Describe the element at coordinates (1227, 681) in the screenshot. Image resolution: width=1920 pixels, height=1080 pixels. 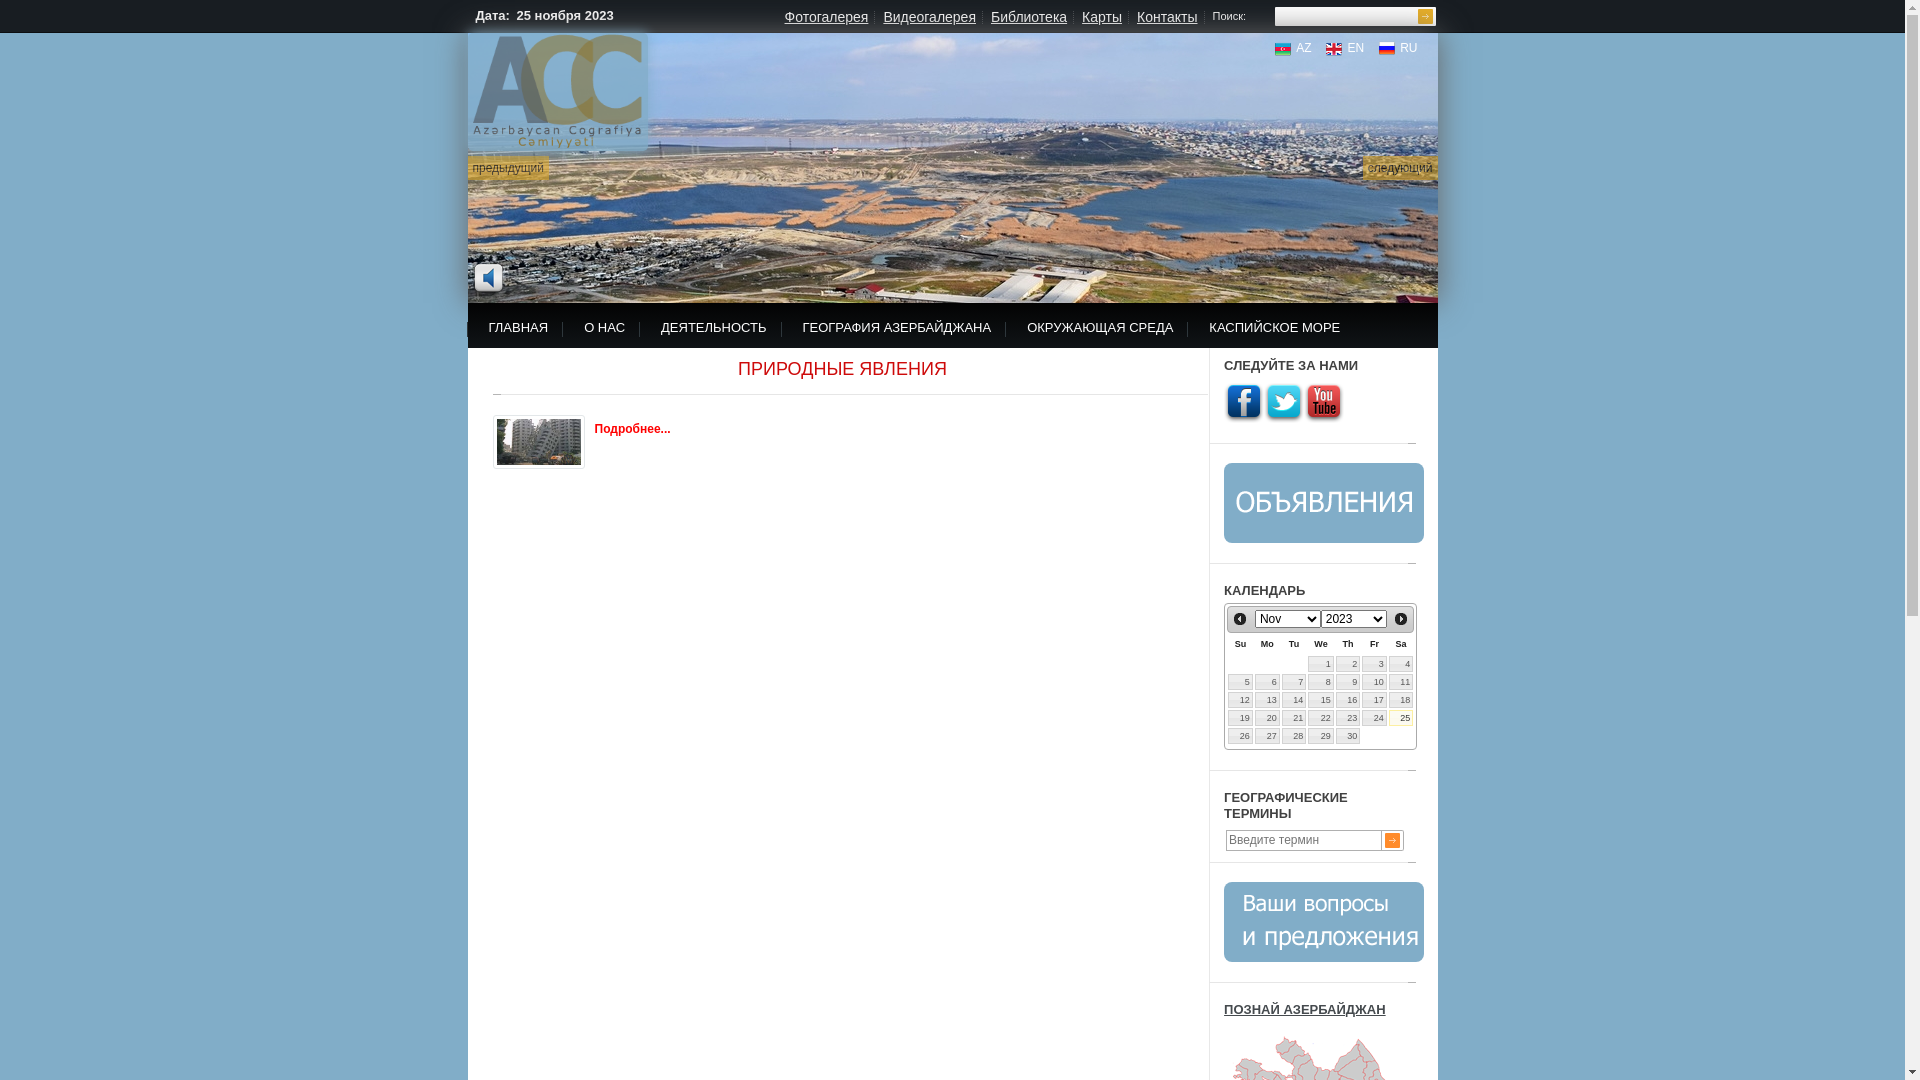
I see `'5'` at that location.